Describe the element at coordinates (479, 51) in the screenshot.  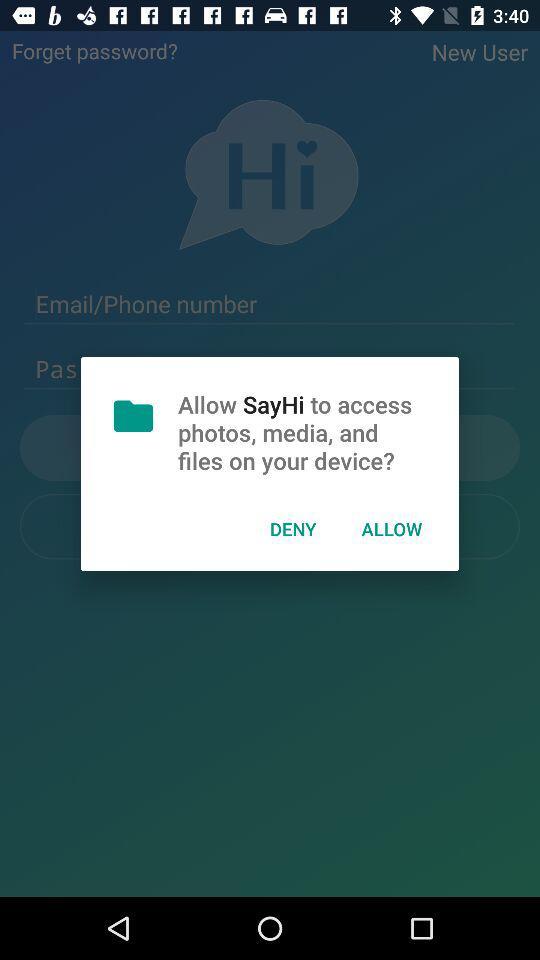
I see `new user` at that location.